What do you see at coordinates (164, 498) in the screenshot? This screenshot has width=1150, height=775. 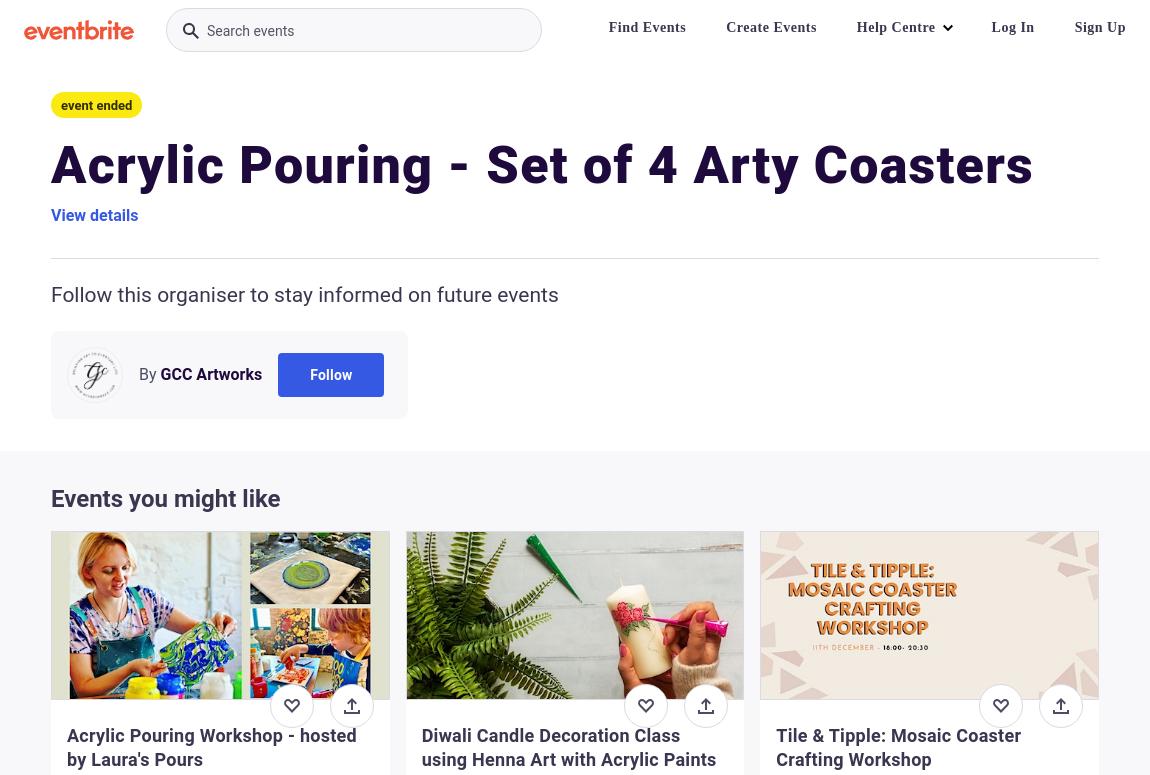 I see `'Events you might like'` at bounding box center [164, 498].